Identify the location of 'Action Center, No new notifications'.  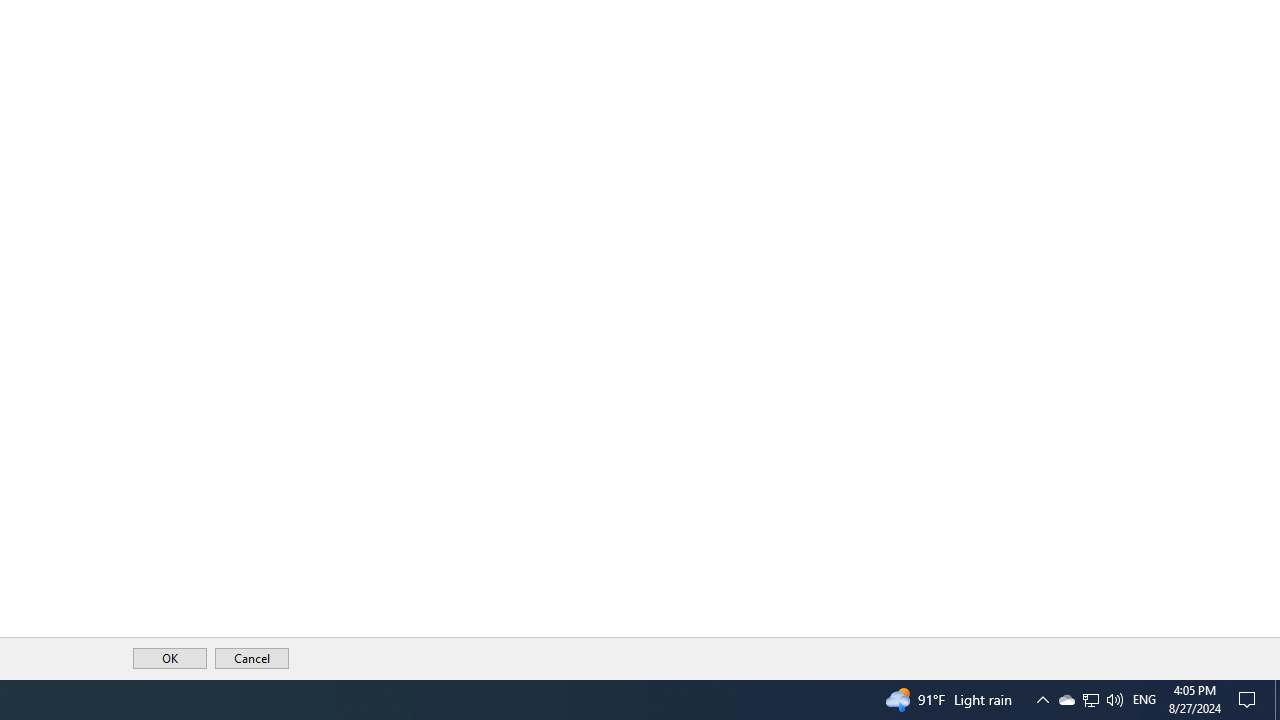
(1250, 698).